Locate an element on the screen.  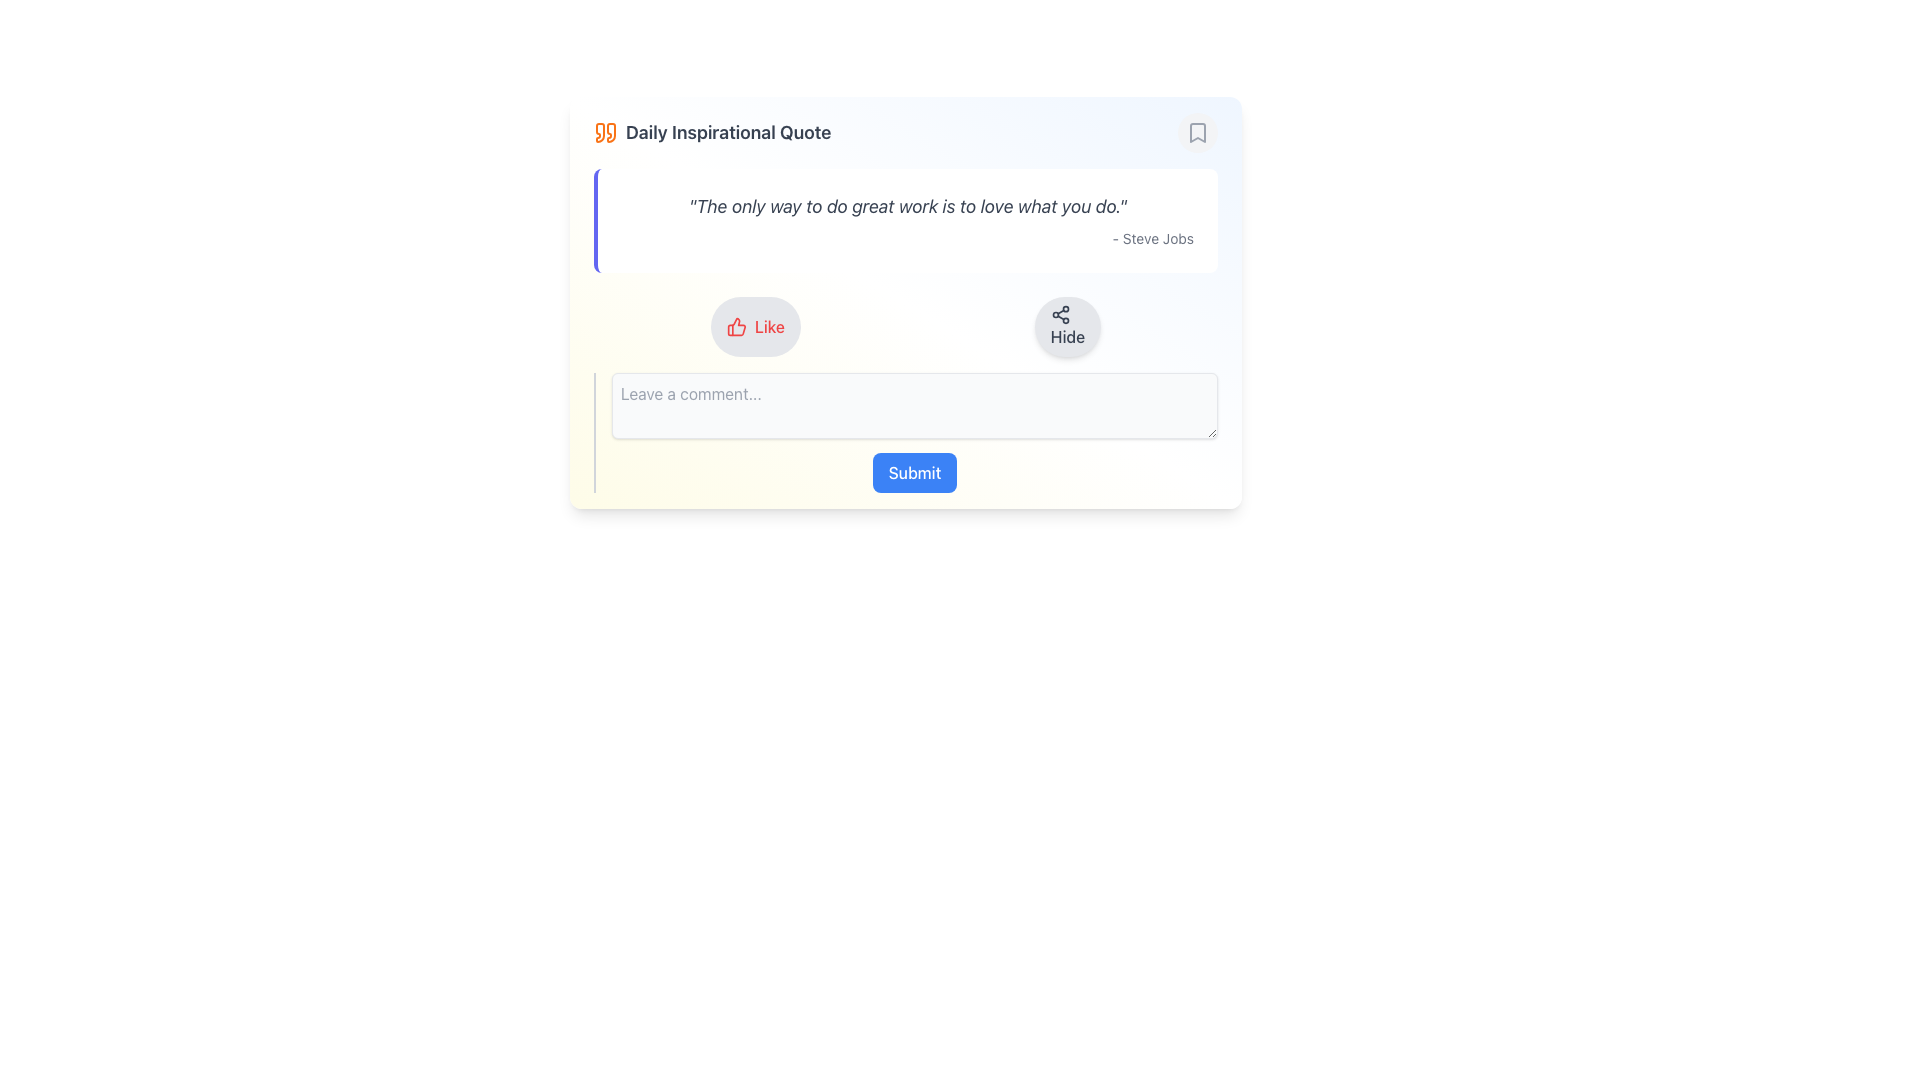
inspirational quote text displayed centrally below the heading 'Daily Inspirational Quote' in the upper-middle area of the interface is located at coordinates (906, 207).